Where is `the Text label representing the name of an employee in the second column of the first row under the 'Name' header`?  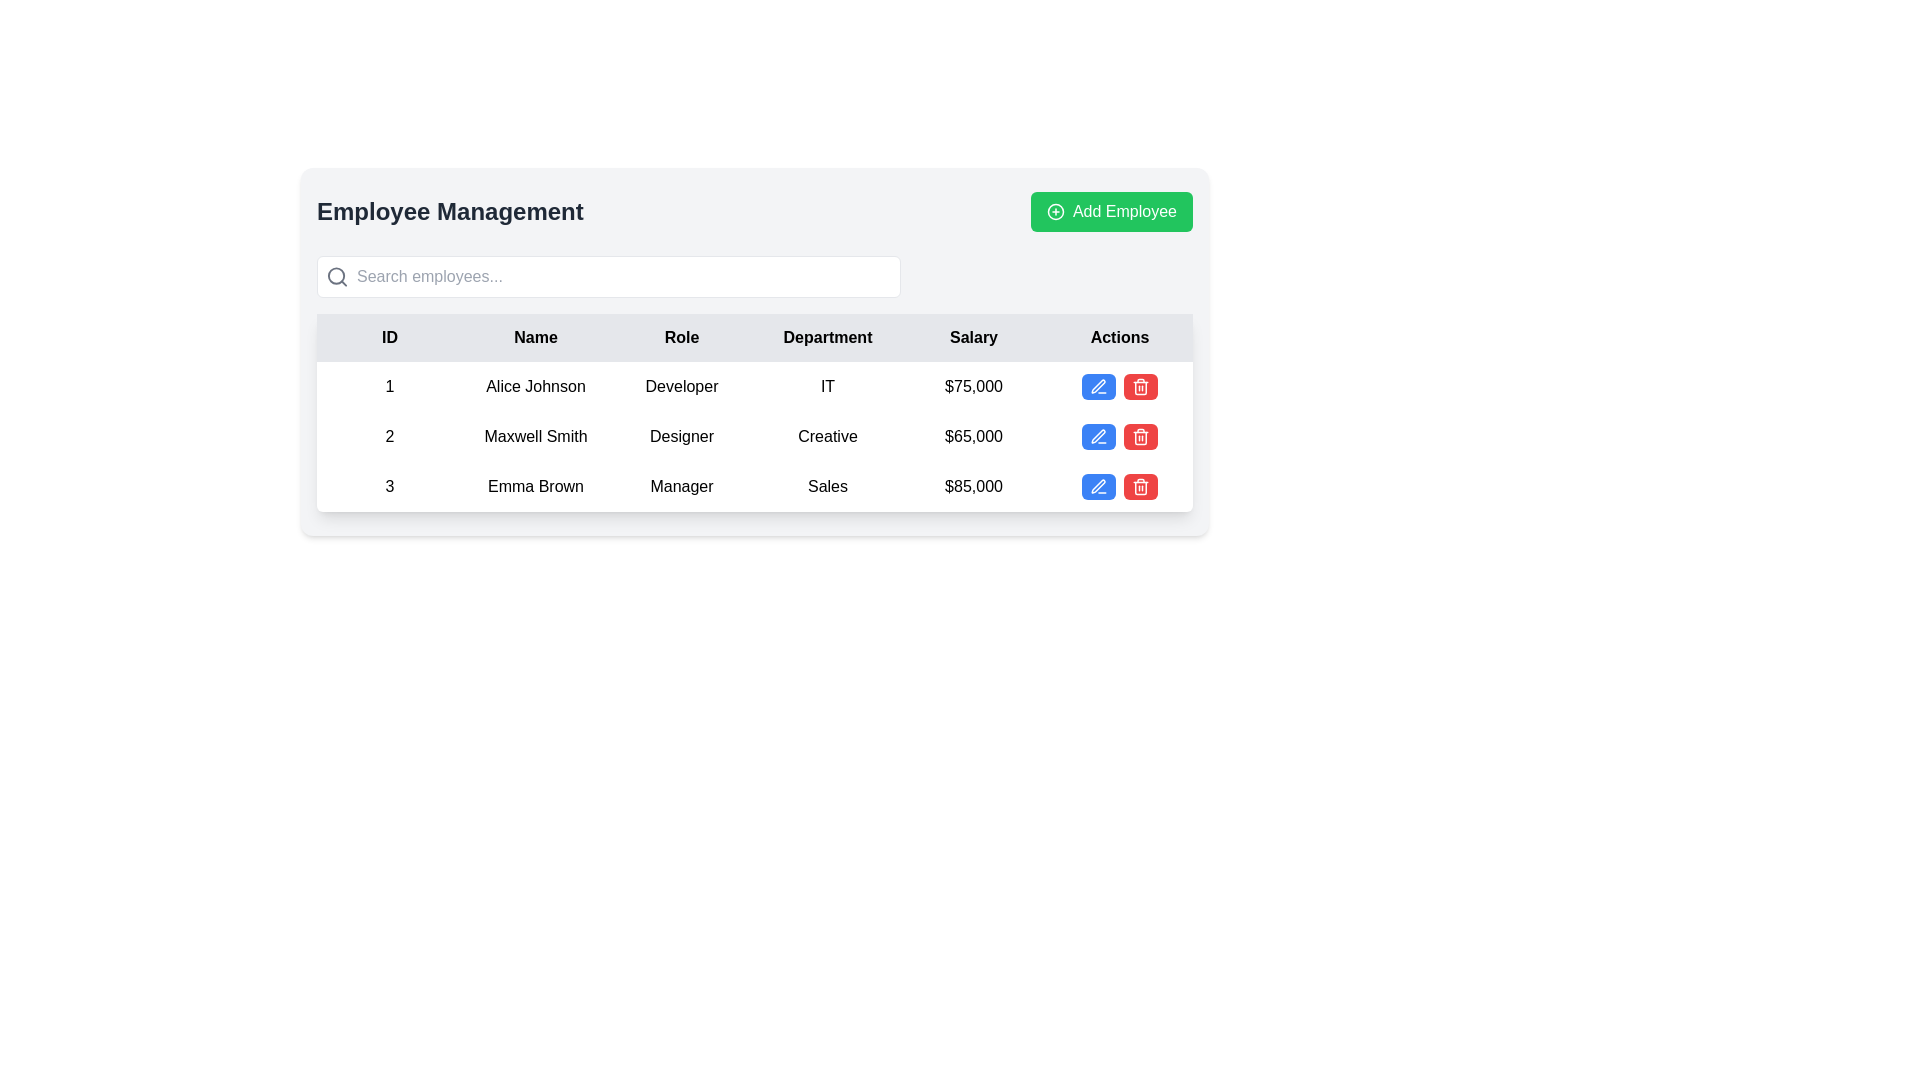
the Text label representing the name of an employee in the second column of the first row under the 'Name' header is located at coordinates (536, 386).